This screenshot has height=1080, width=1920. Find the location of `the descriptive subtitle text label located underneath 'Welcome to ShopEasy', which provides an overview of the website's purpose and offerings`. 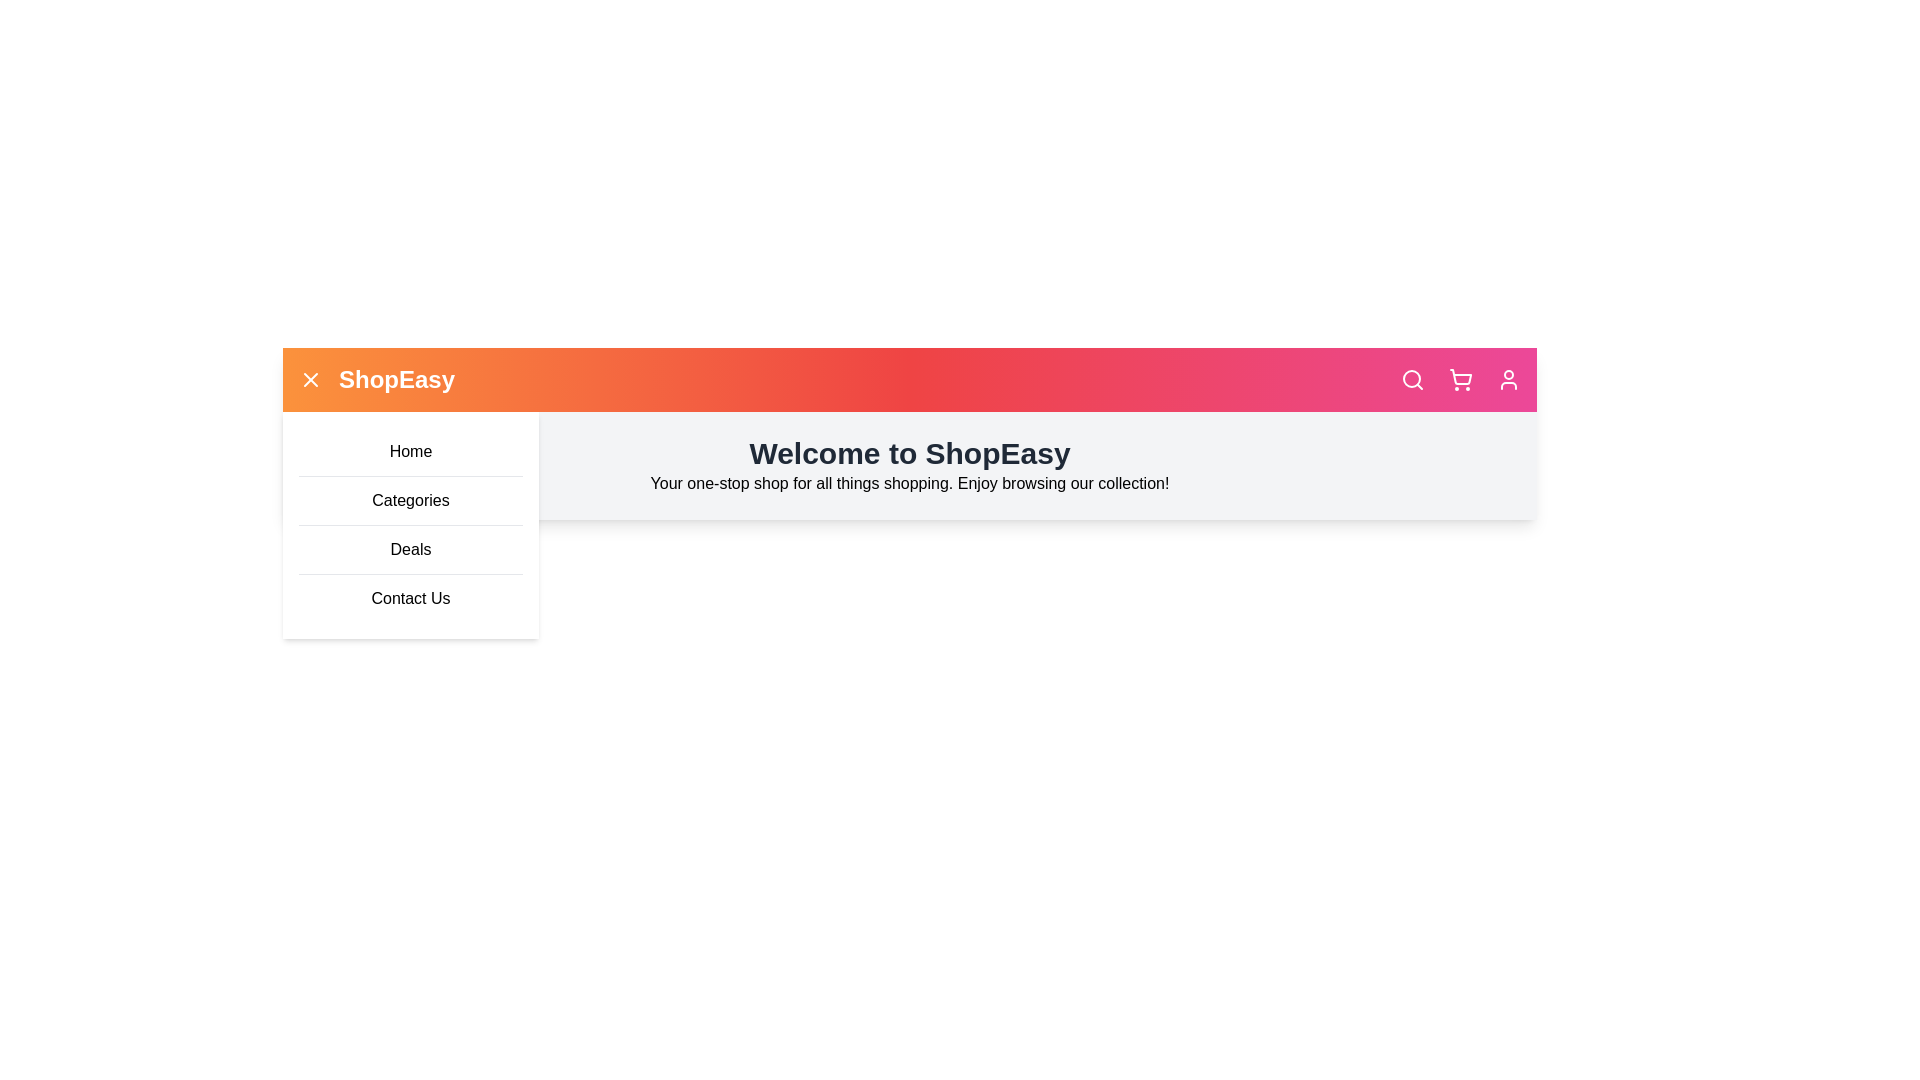

the descriptive subtitle text label located underneath 'Welcome to ShopEasy', which provides an overview of the website's purpose and offerings is located at coordinates (909, 483).